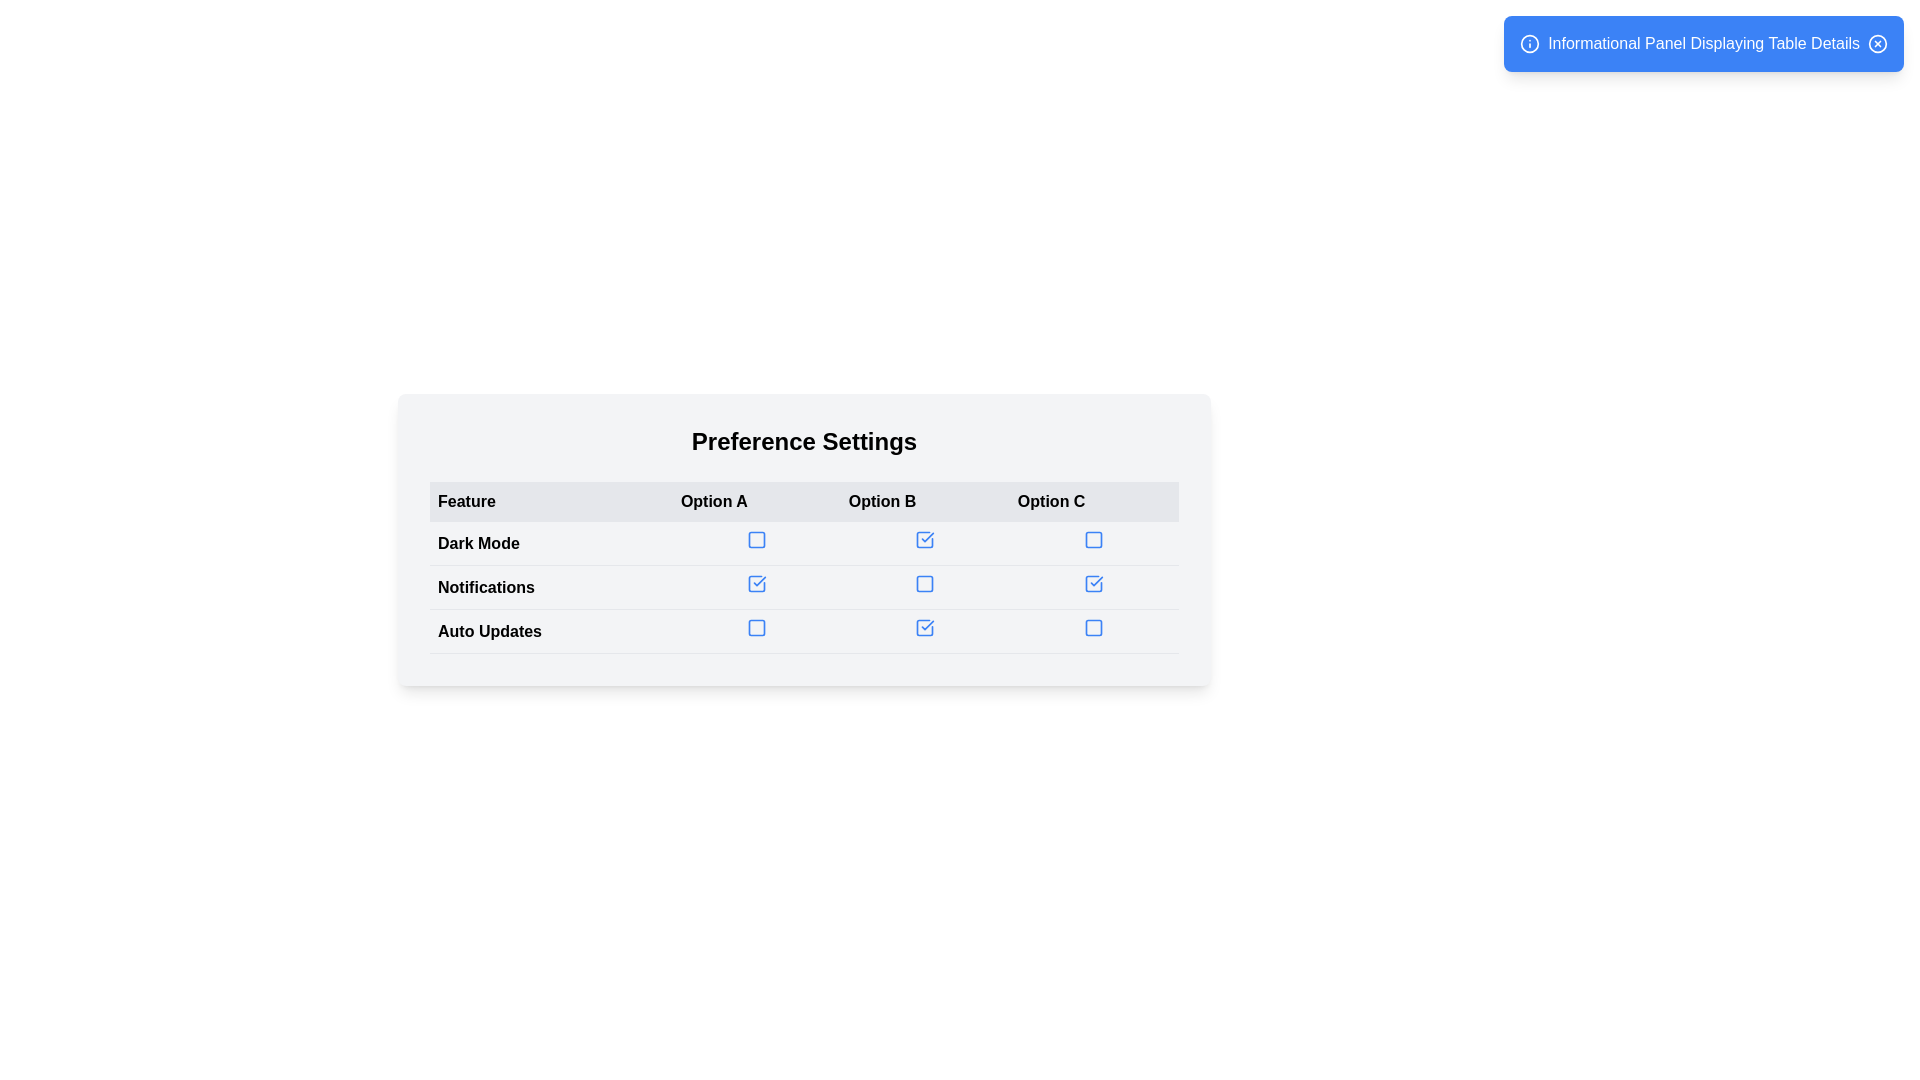  Describe the element at coordinates (924, 627) in the screenshot. I see `the 'Option B' checkbox for the 'Auto Updates' feature` at that location.